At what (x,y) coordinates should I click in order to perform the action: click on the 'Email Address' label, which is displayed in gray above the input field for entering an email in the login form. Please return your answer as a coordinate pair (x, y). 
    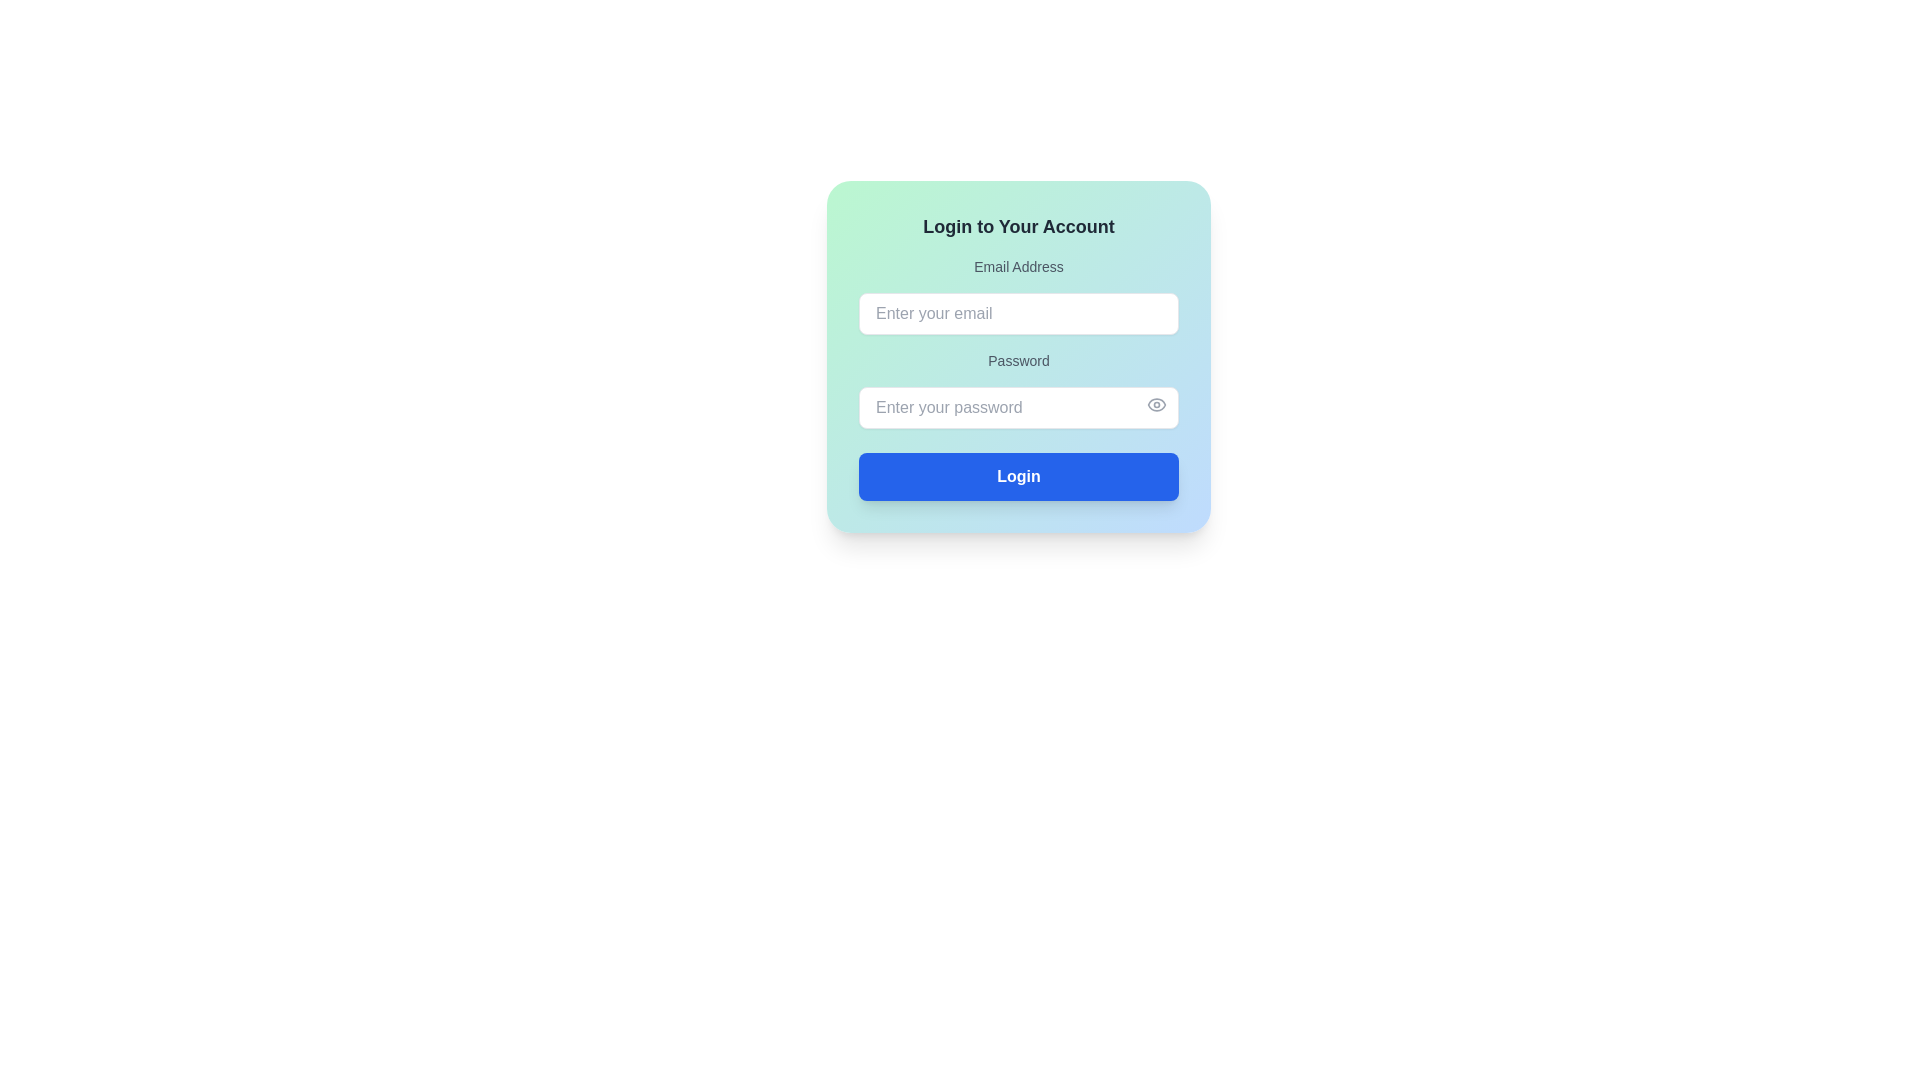
    Looking at the image, I should click on (1018, 265).